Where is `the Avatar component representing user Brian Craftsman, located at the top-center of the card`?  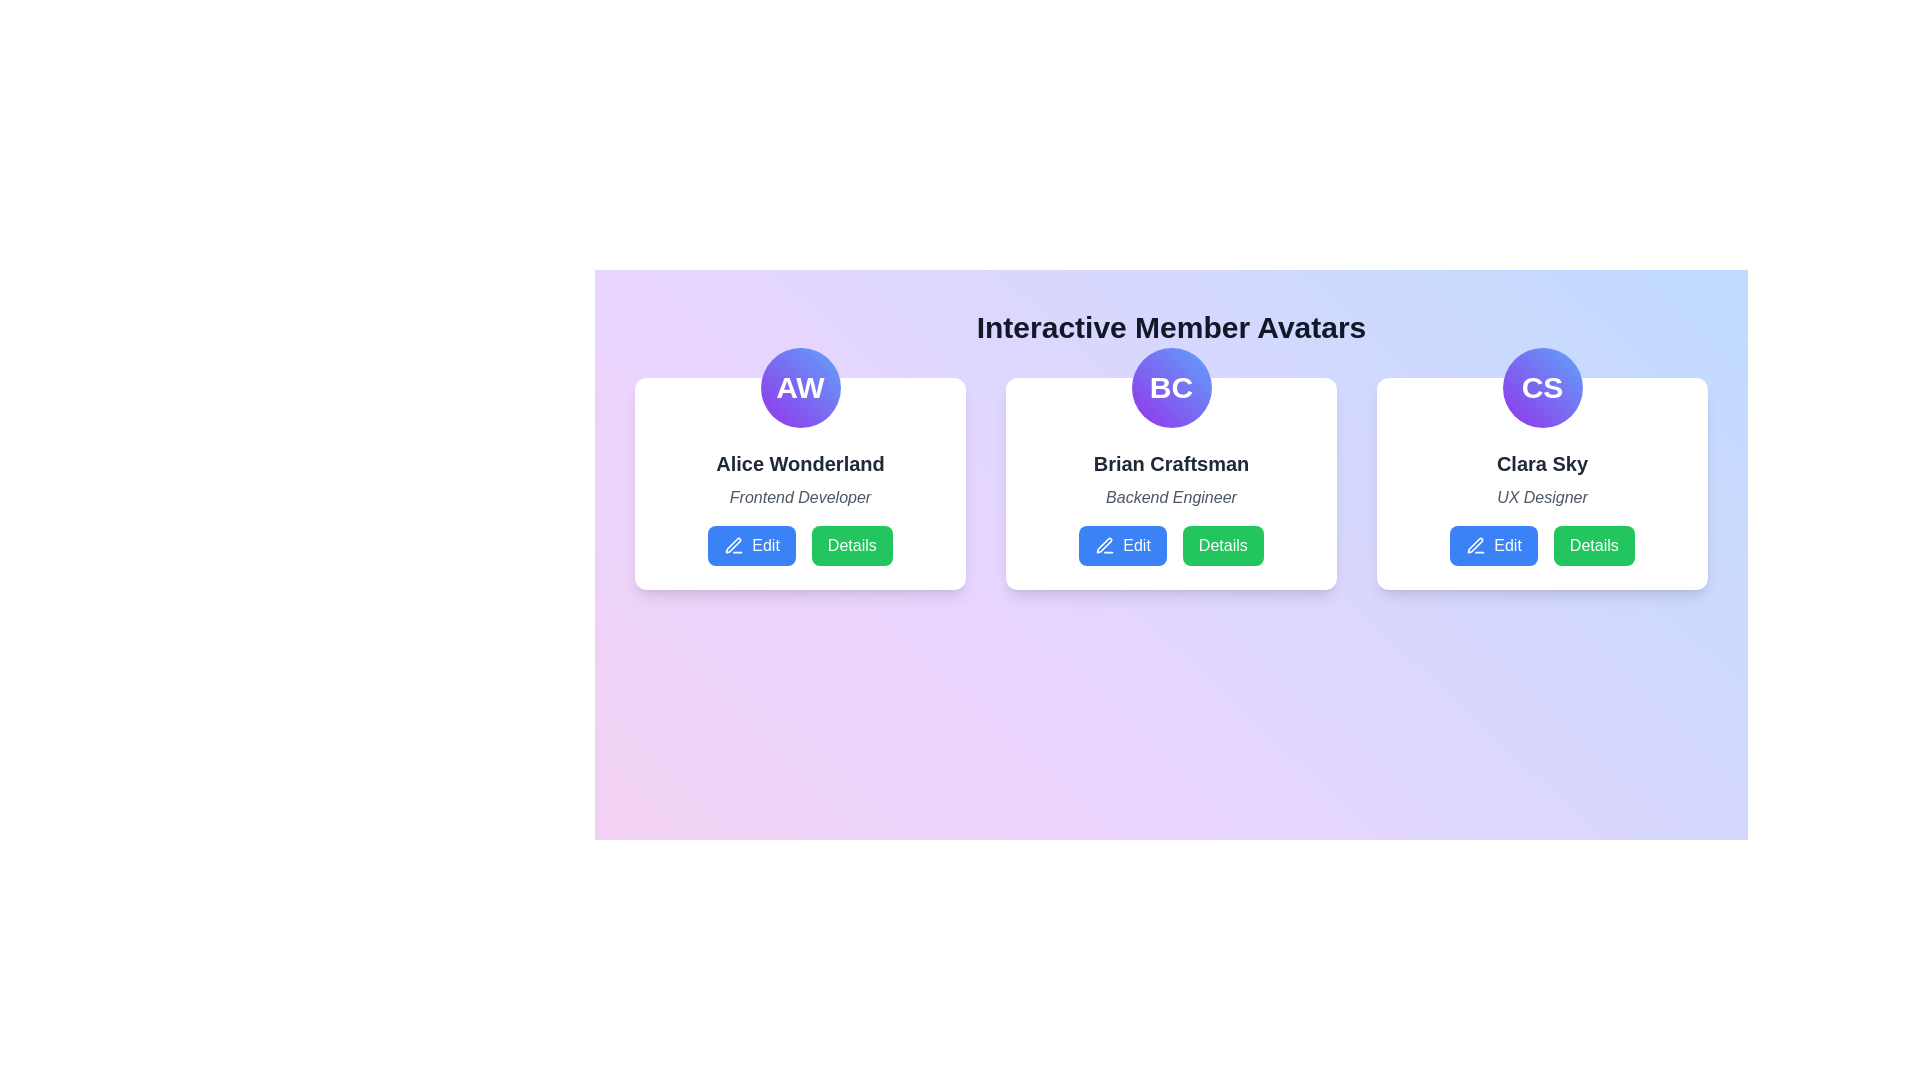 the Avatar component representing user Brian Craftsman, located at the top-center of the card is located at coordinates (1171, 388).